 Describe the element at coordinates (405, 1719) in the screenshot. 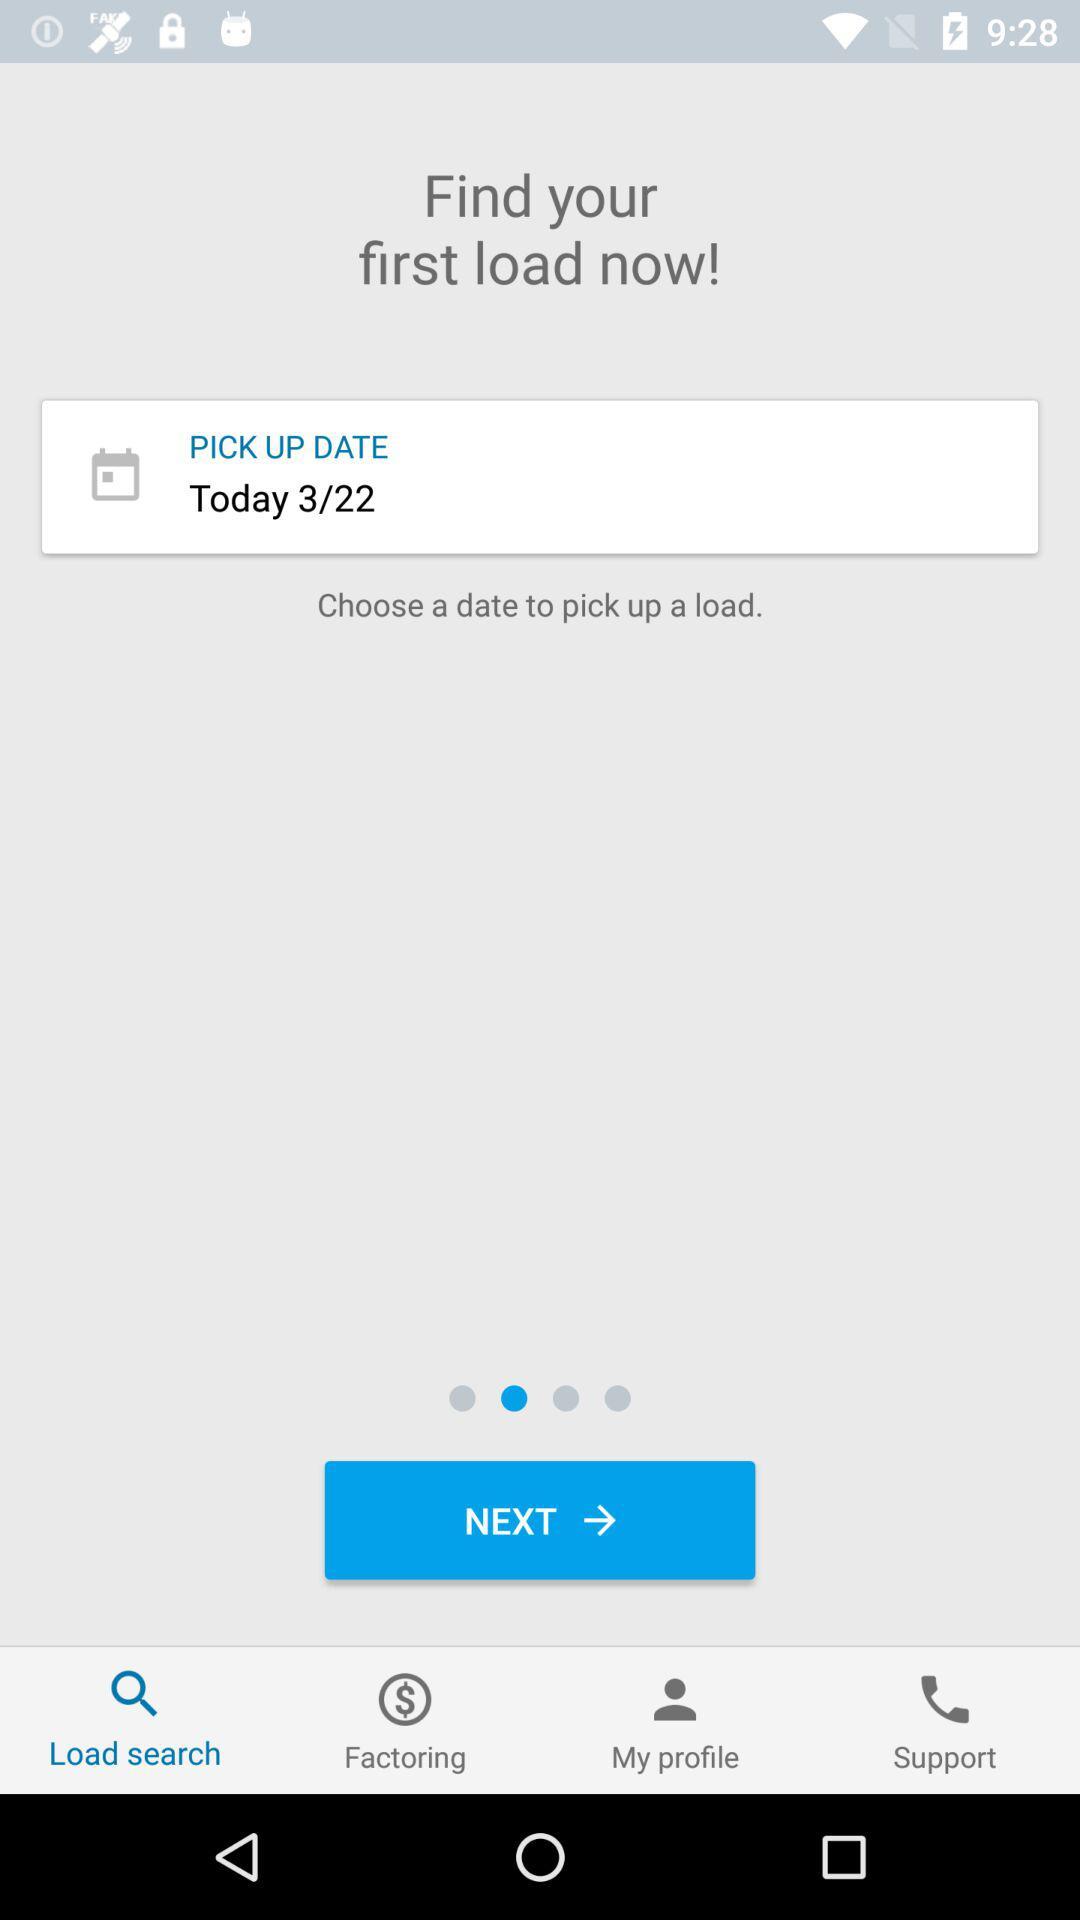

I see `the factoring item` at that location.